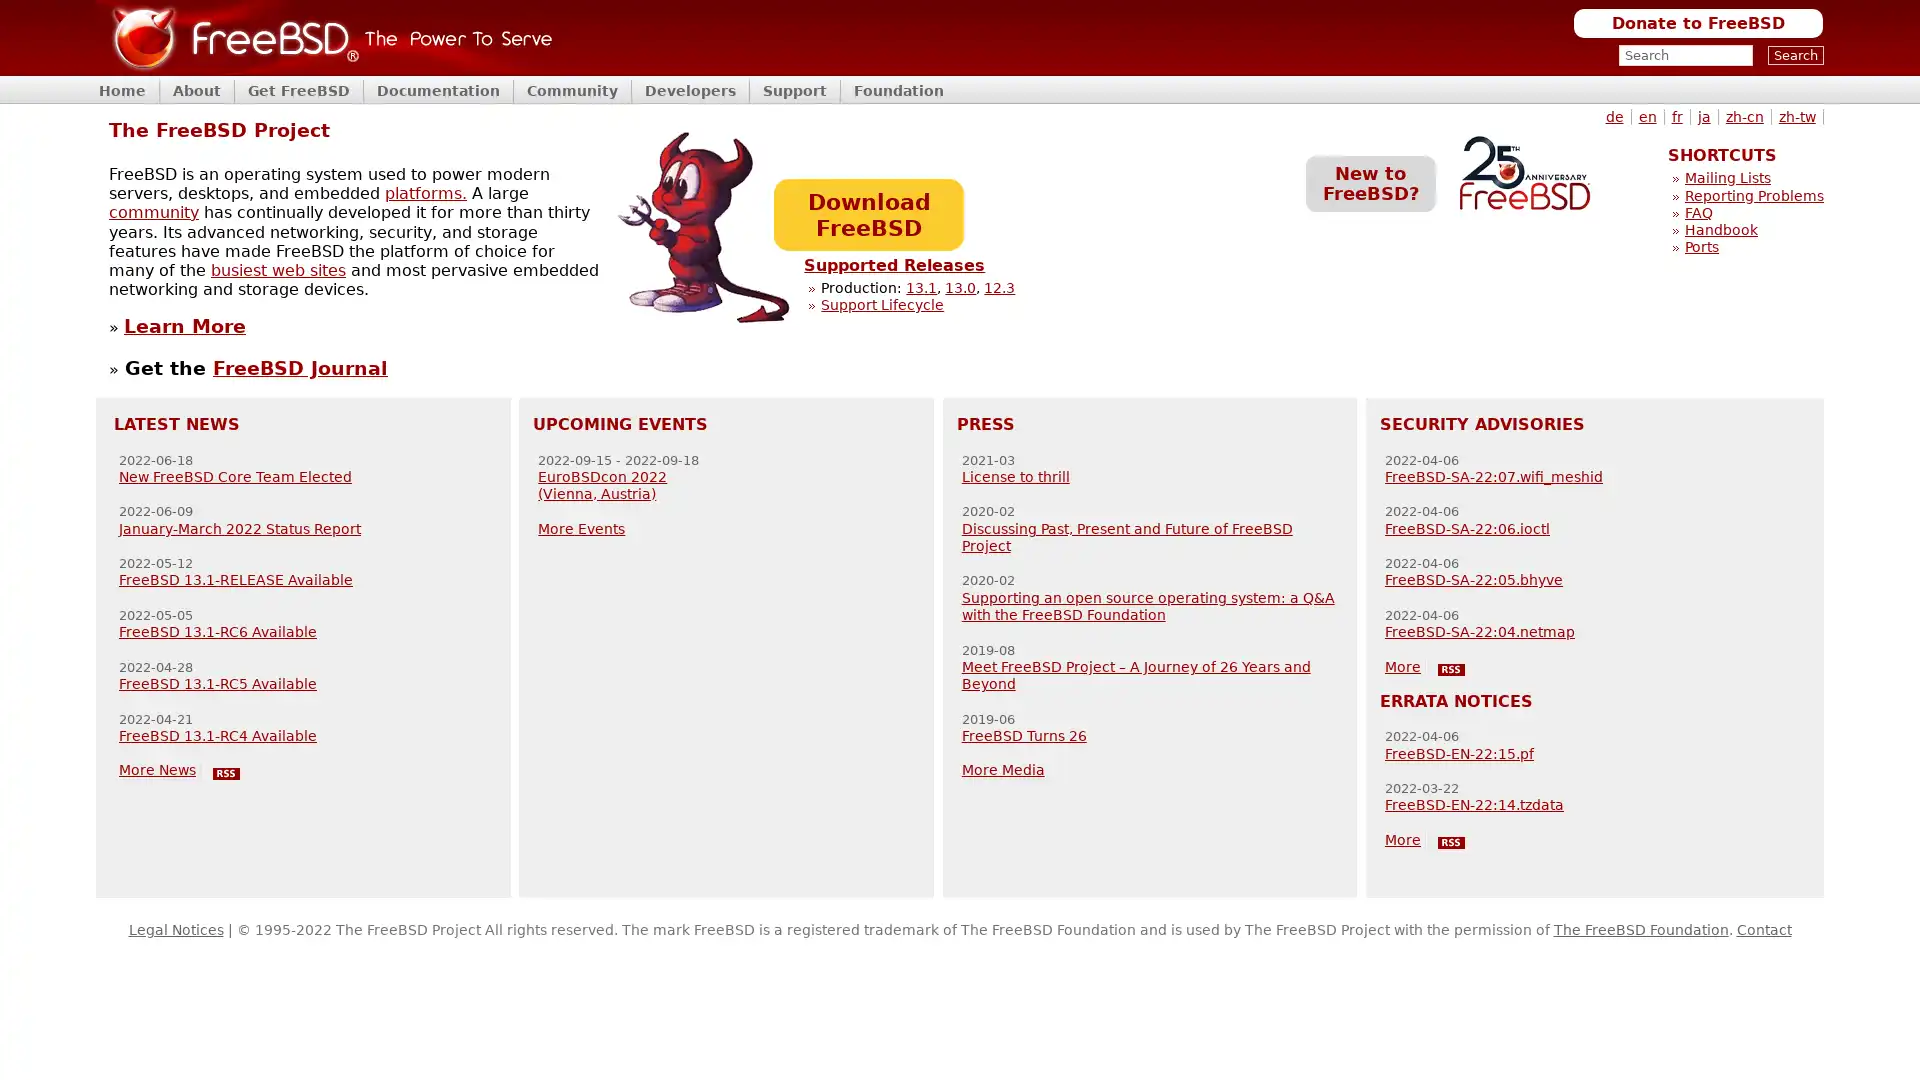 The width and height of the screenshot is (1920, 1080). What do you see at coordinates (1795, 54) in the screenshot?
I see `Search` at bounding box center [1795, 54].